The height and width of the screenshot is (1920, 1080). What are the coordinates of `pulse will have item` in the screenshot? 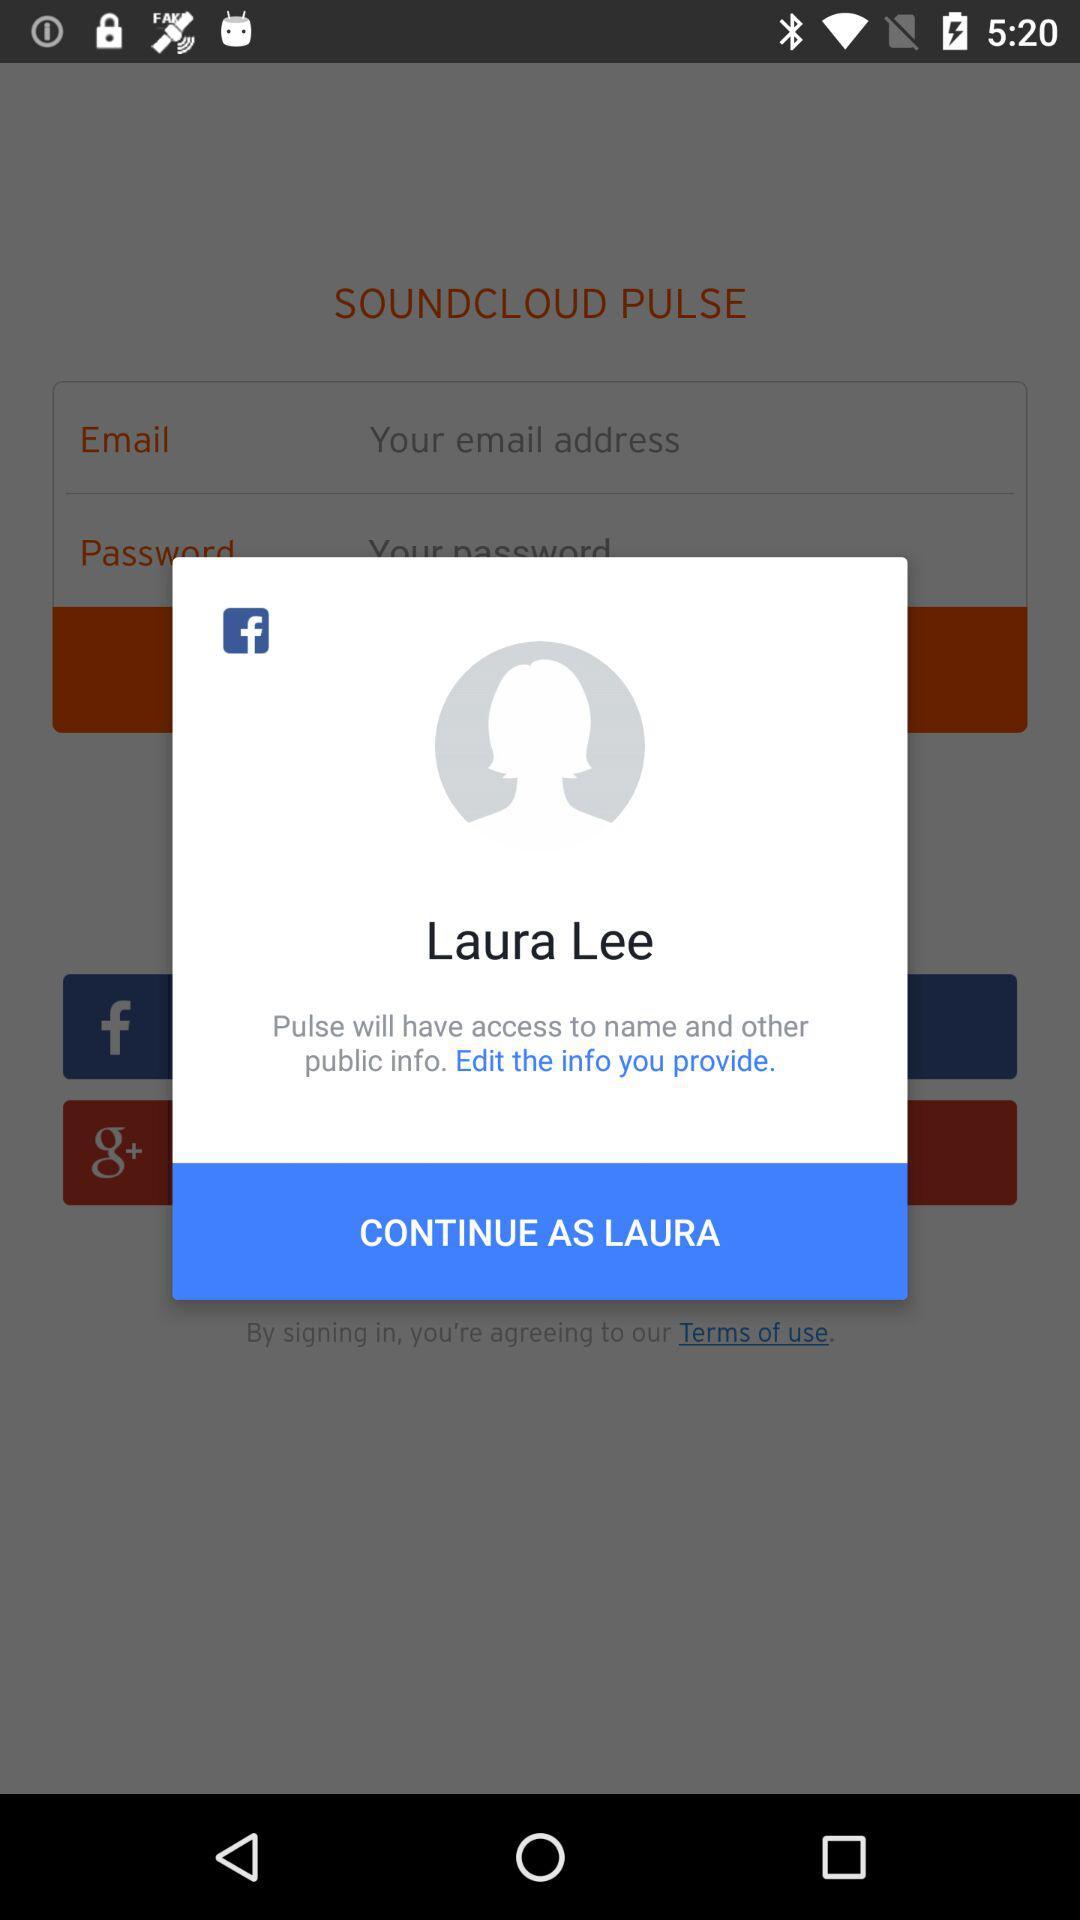 It's located at (540, 1041).